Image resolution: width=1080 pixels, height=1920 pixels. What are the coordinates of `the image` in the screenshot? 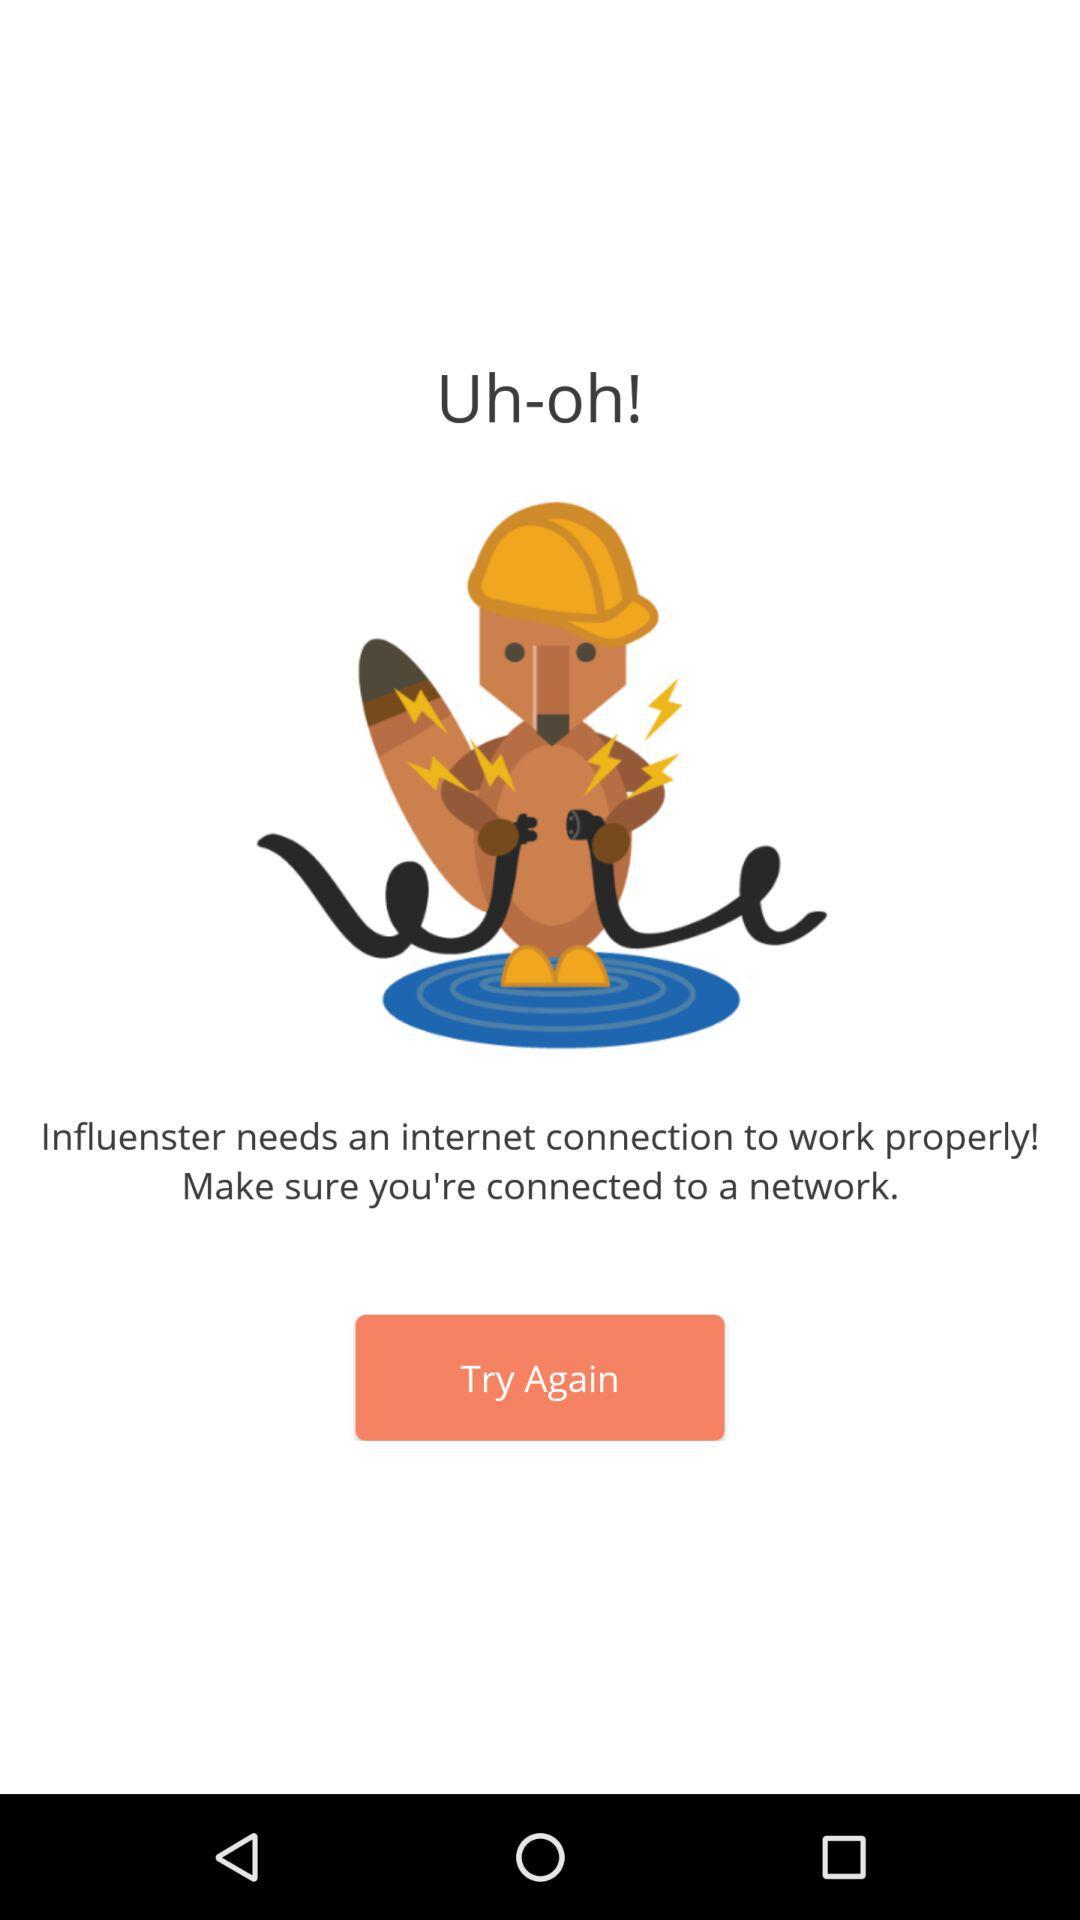 It's located at (540, 774).